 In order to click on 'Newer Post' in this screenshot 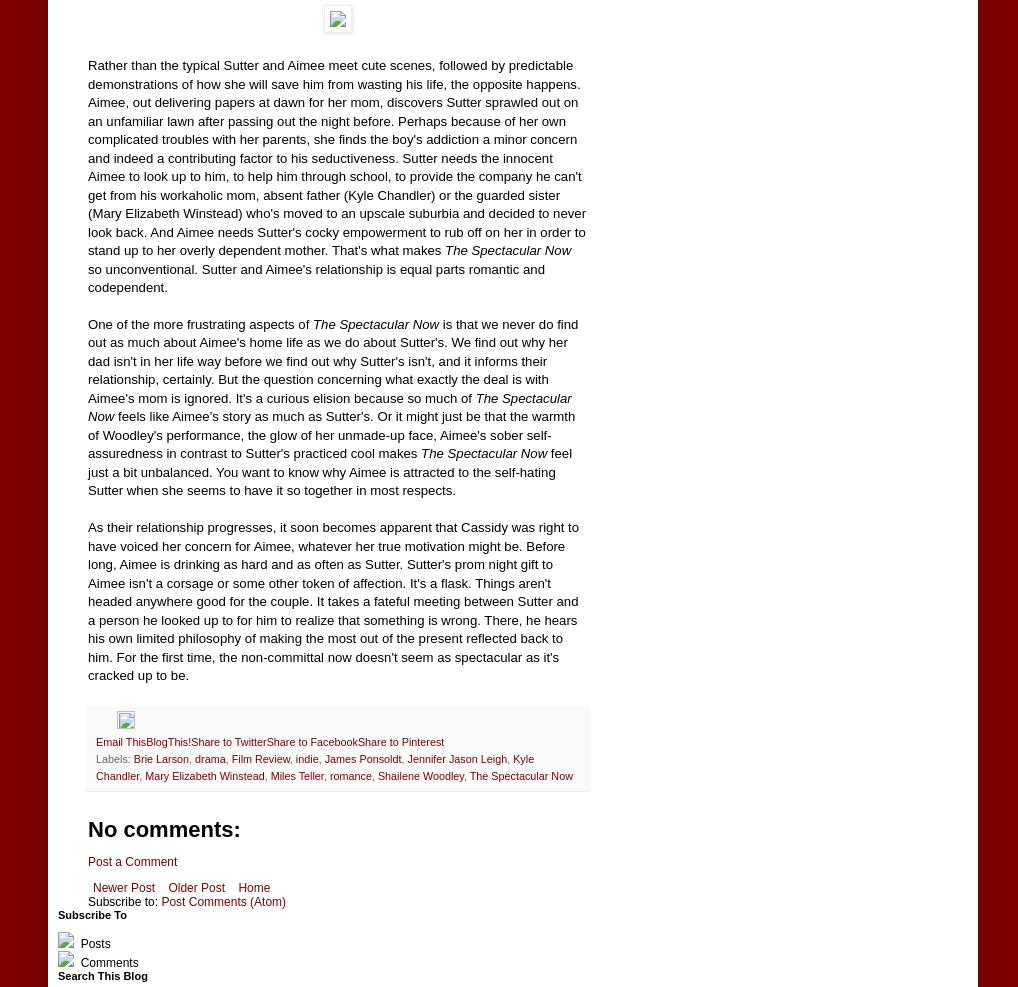, I will do `click(122, 886)`.